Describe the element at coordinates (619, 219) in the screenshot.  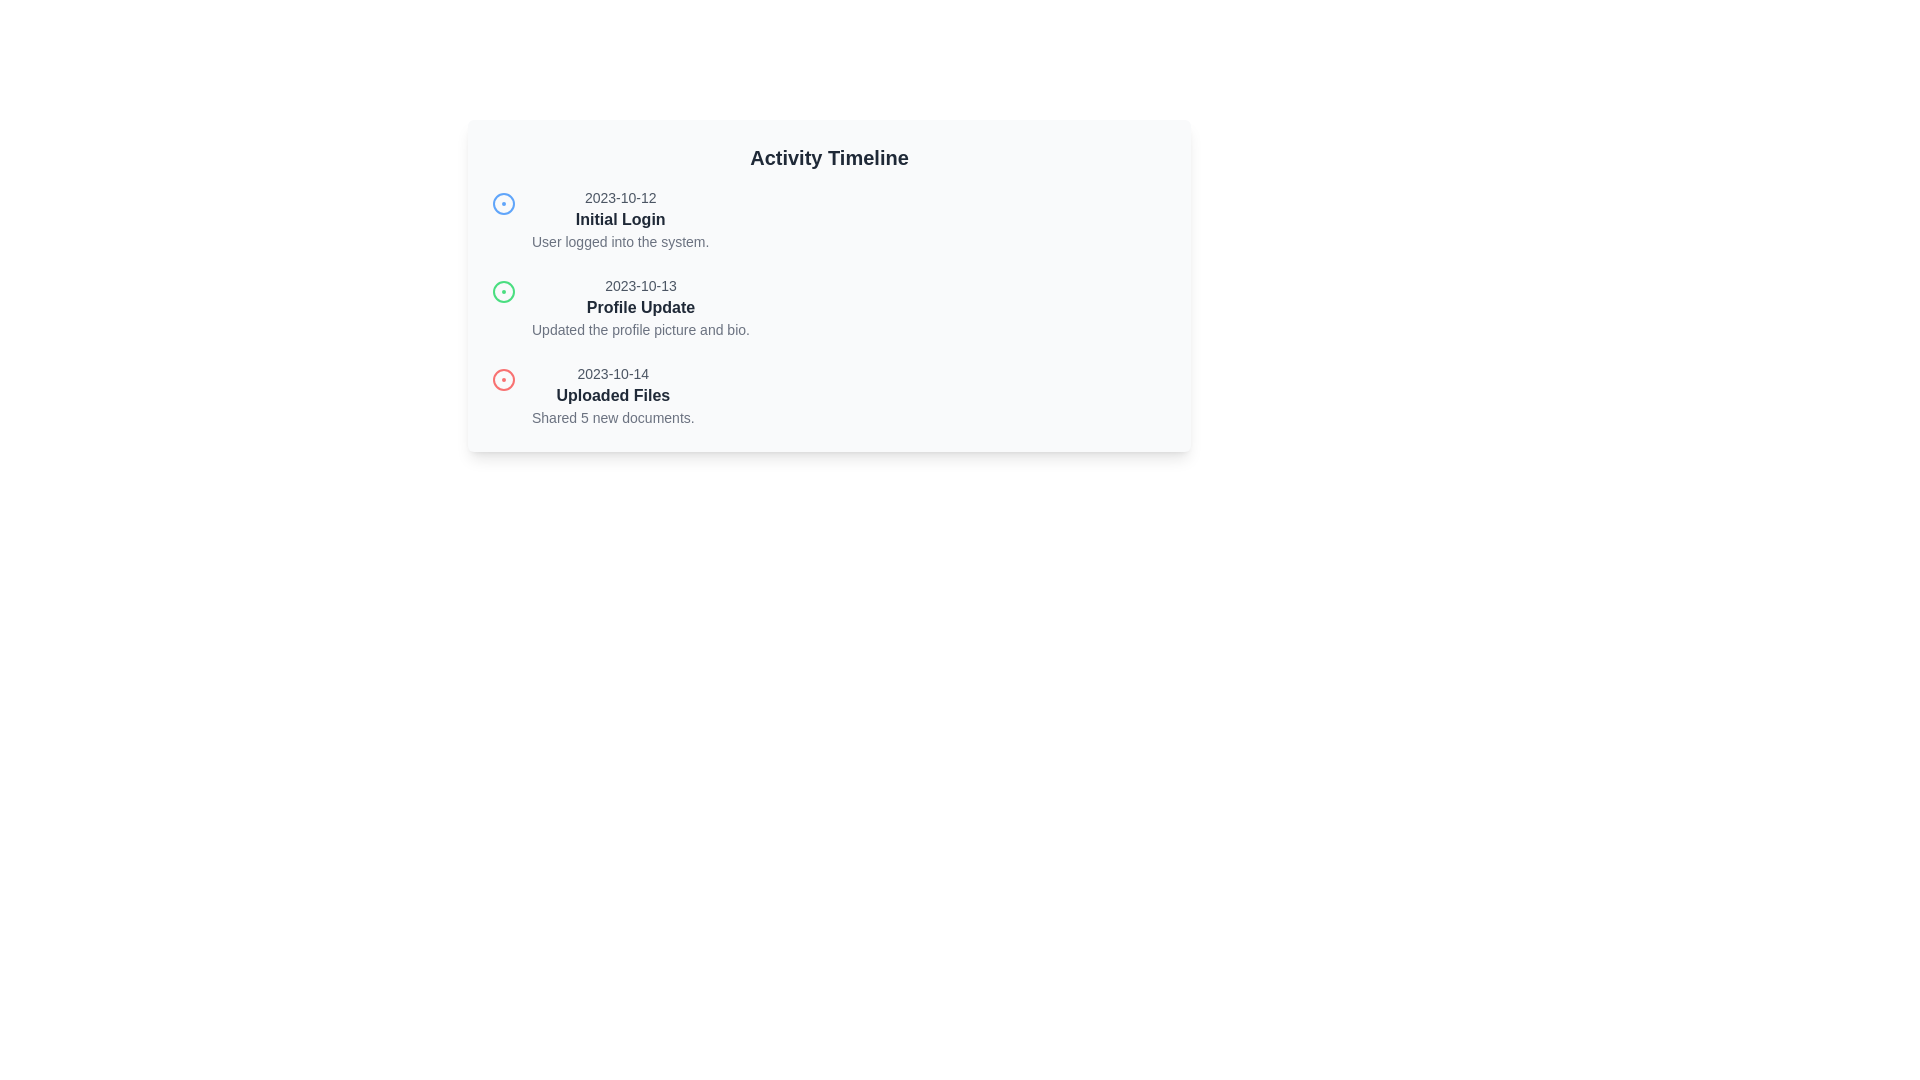
I see `text content from the topmost structured text block in the timeline that details the 'Initial Login' event` at that location.